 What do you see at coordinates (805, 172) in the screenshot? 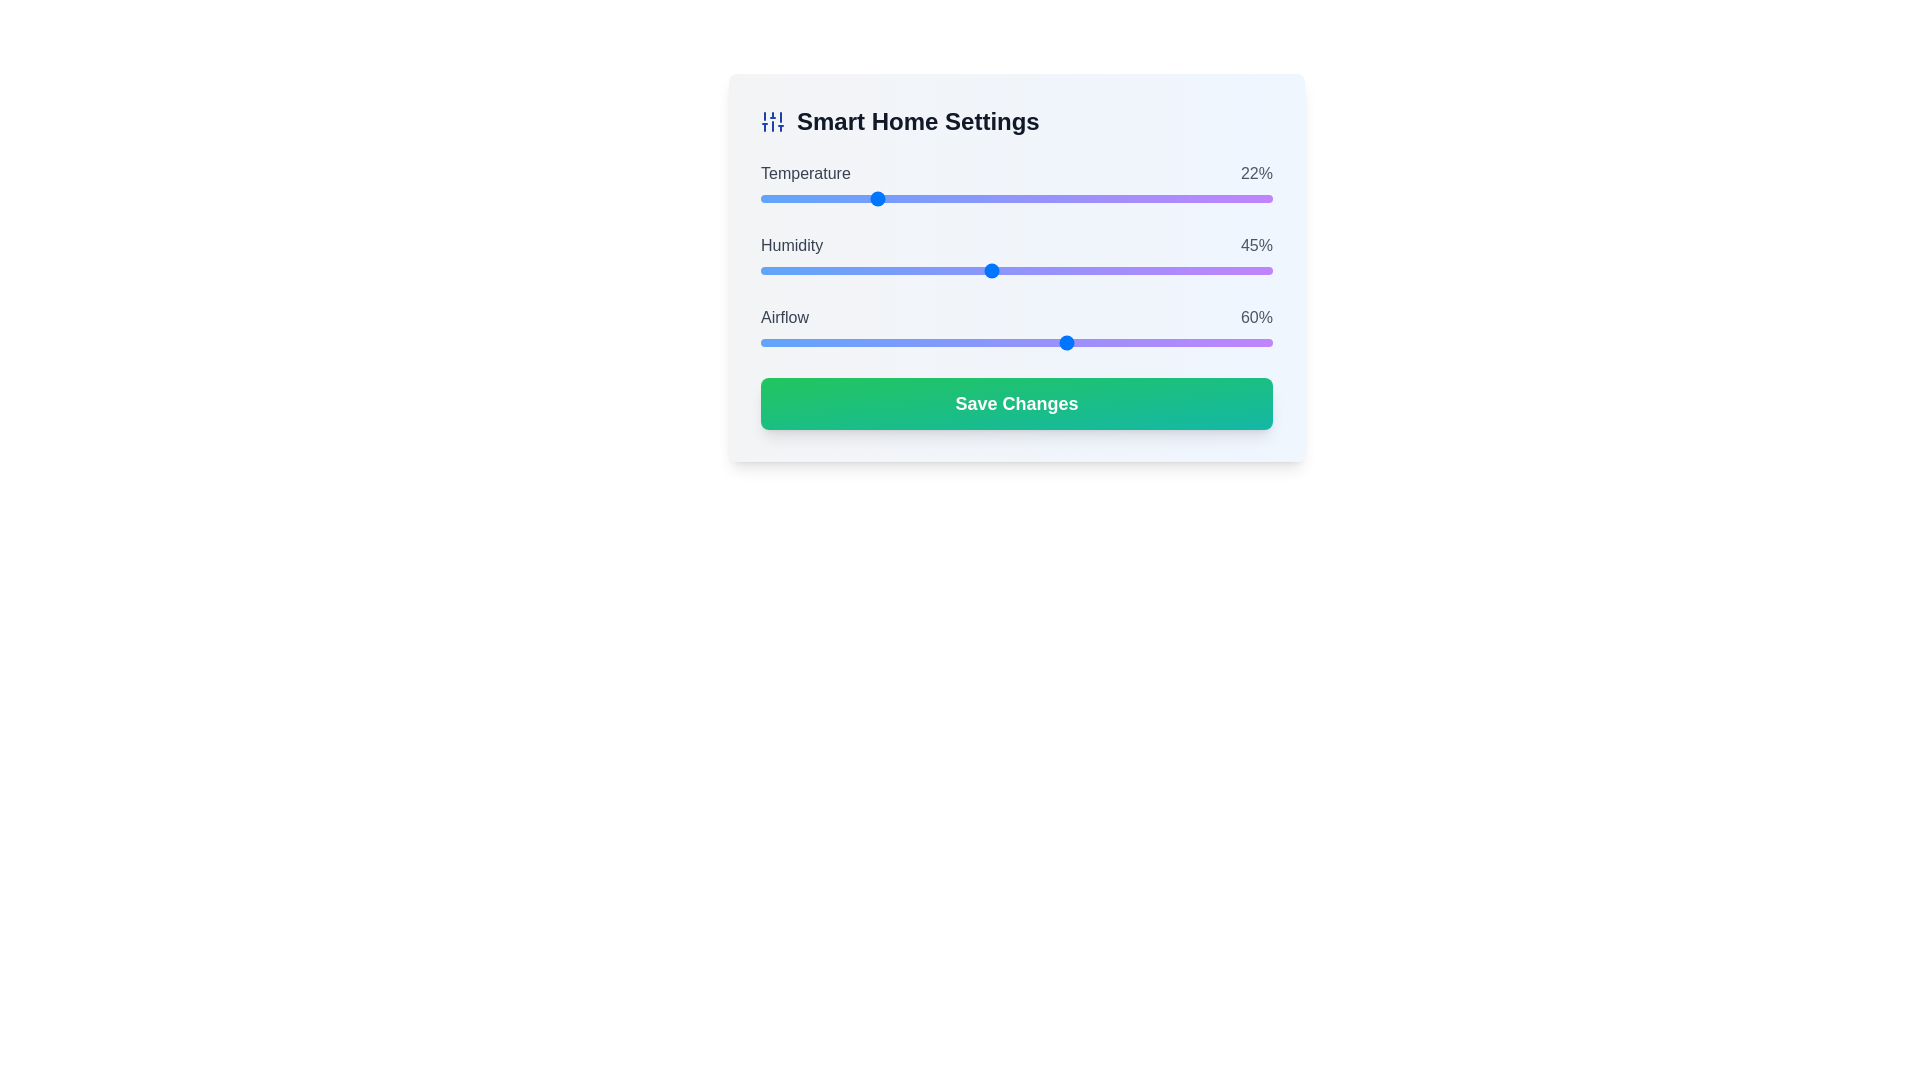
I see `the 'Temperature' label that indicates the parameter associated with the progress bar and percentage value, positioned to the left of the '22%' display in the Smart Home Settings panel` at bounding box center [805, 172].